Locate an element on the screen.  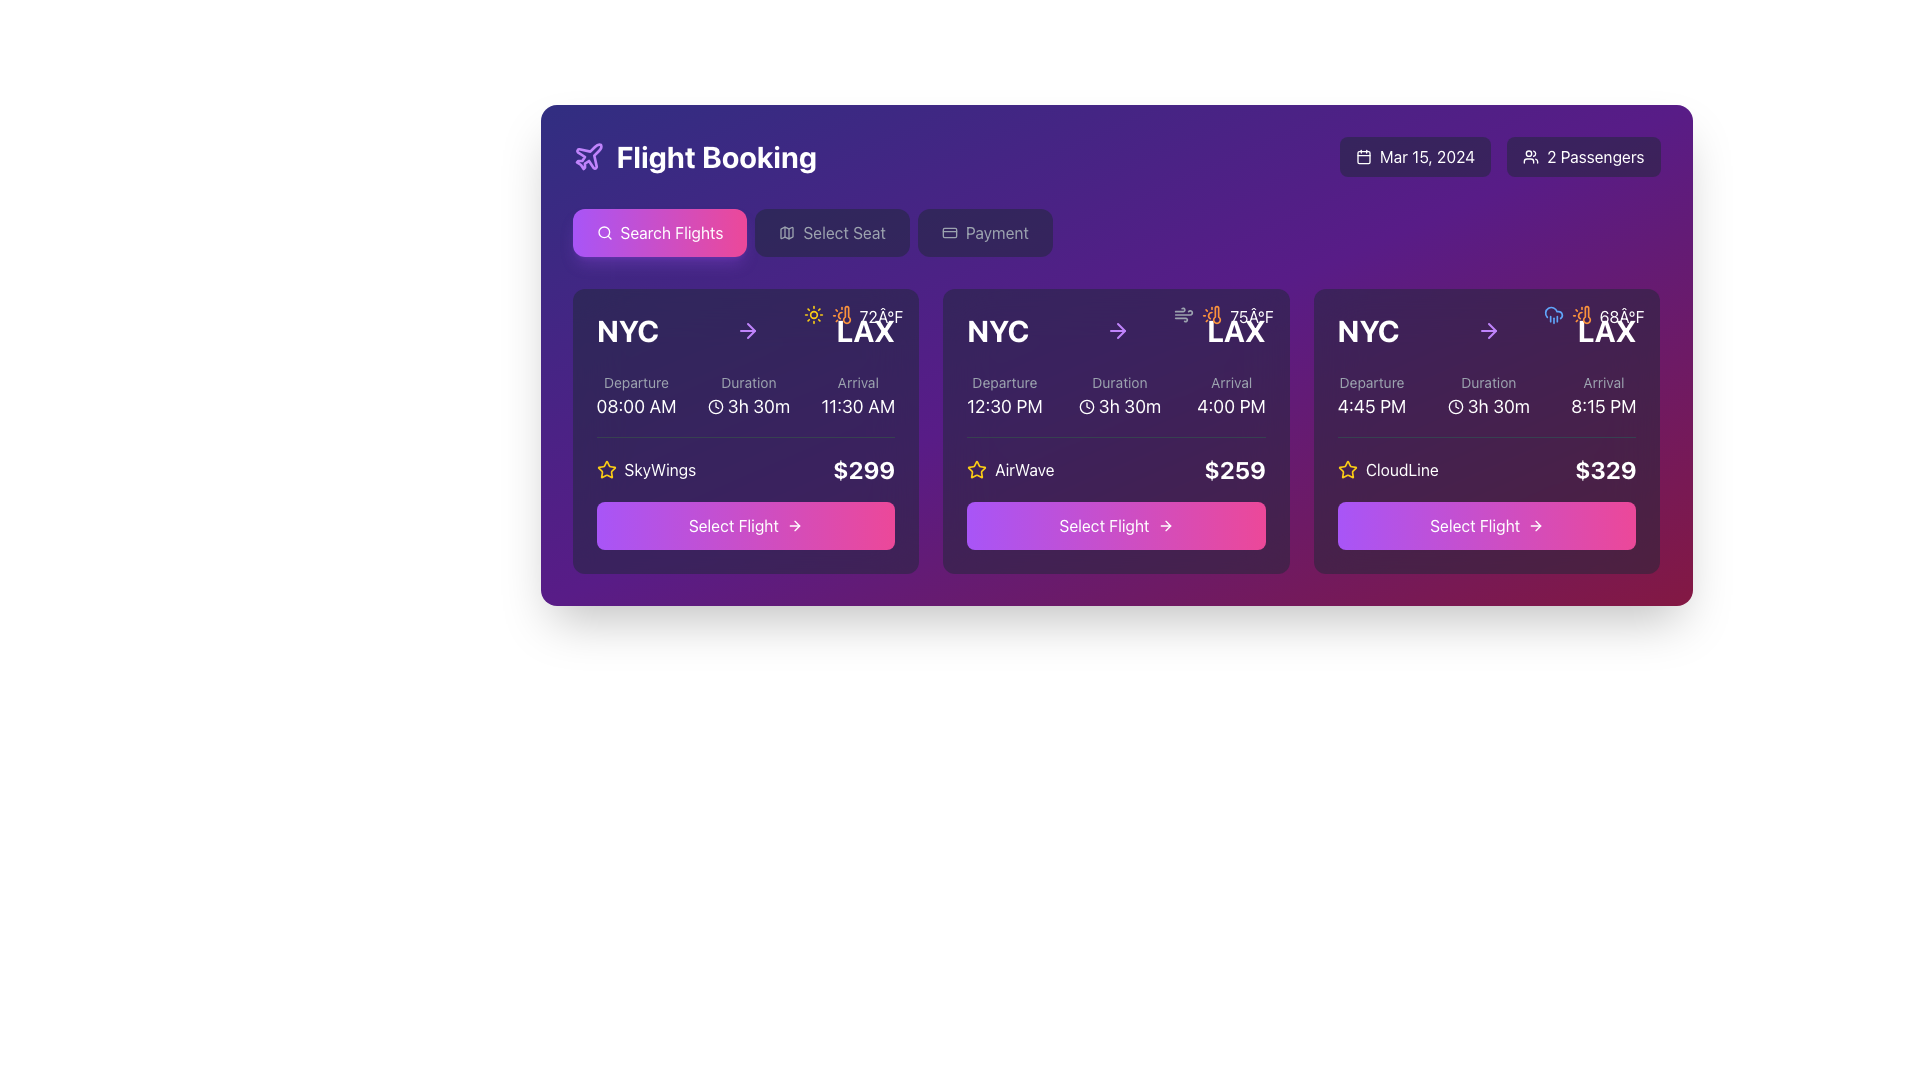
the flight information card featuring departure and arrival locations, airline identifier, and price, positioned as the middle card in the 'Flight Booking' section is located at coordinates (1115, 430).